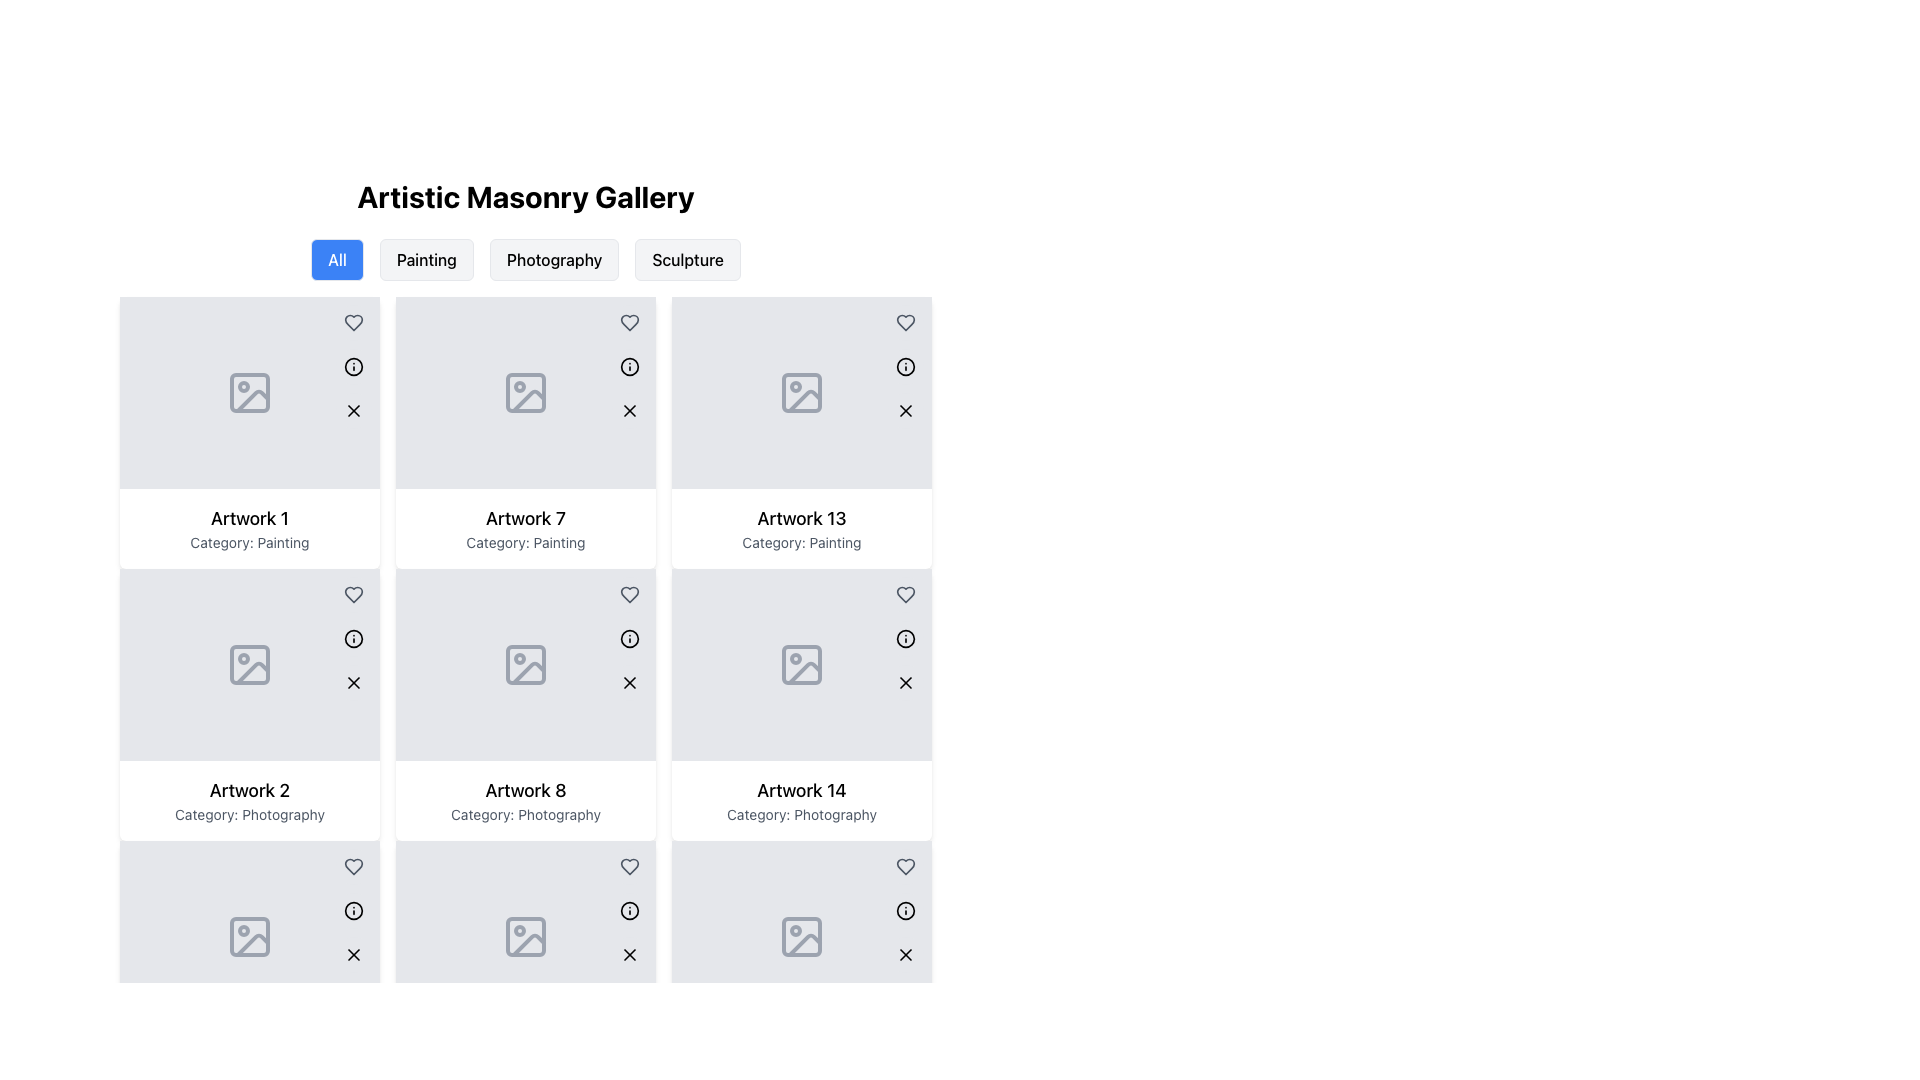 The height and width of the screenshot is (1080, 1920). I want to click on the gray icon resembling an image placeholder, located inside the third cell of the first row in the grid layout labeled 'Category: Painting', so click(526, 393).